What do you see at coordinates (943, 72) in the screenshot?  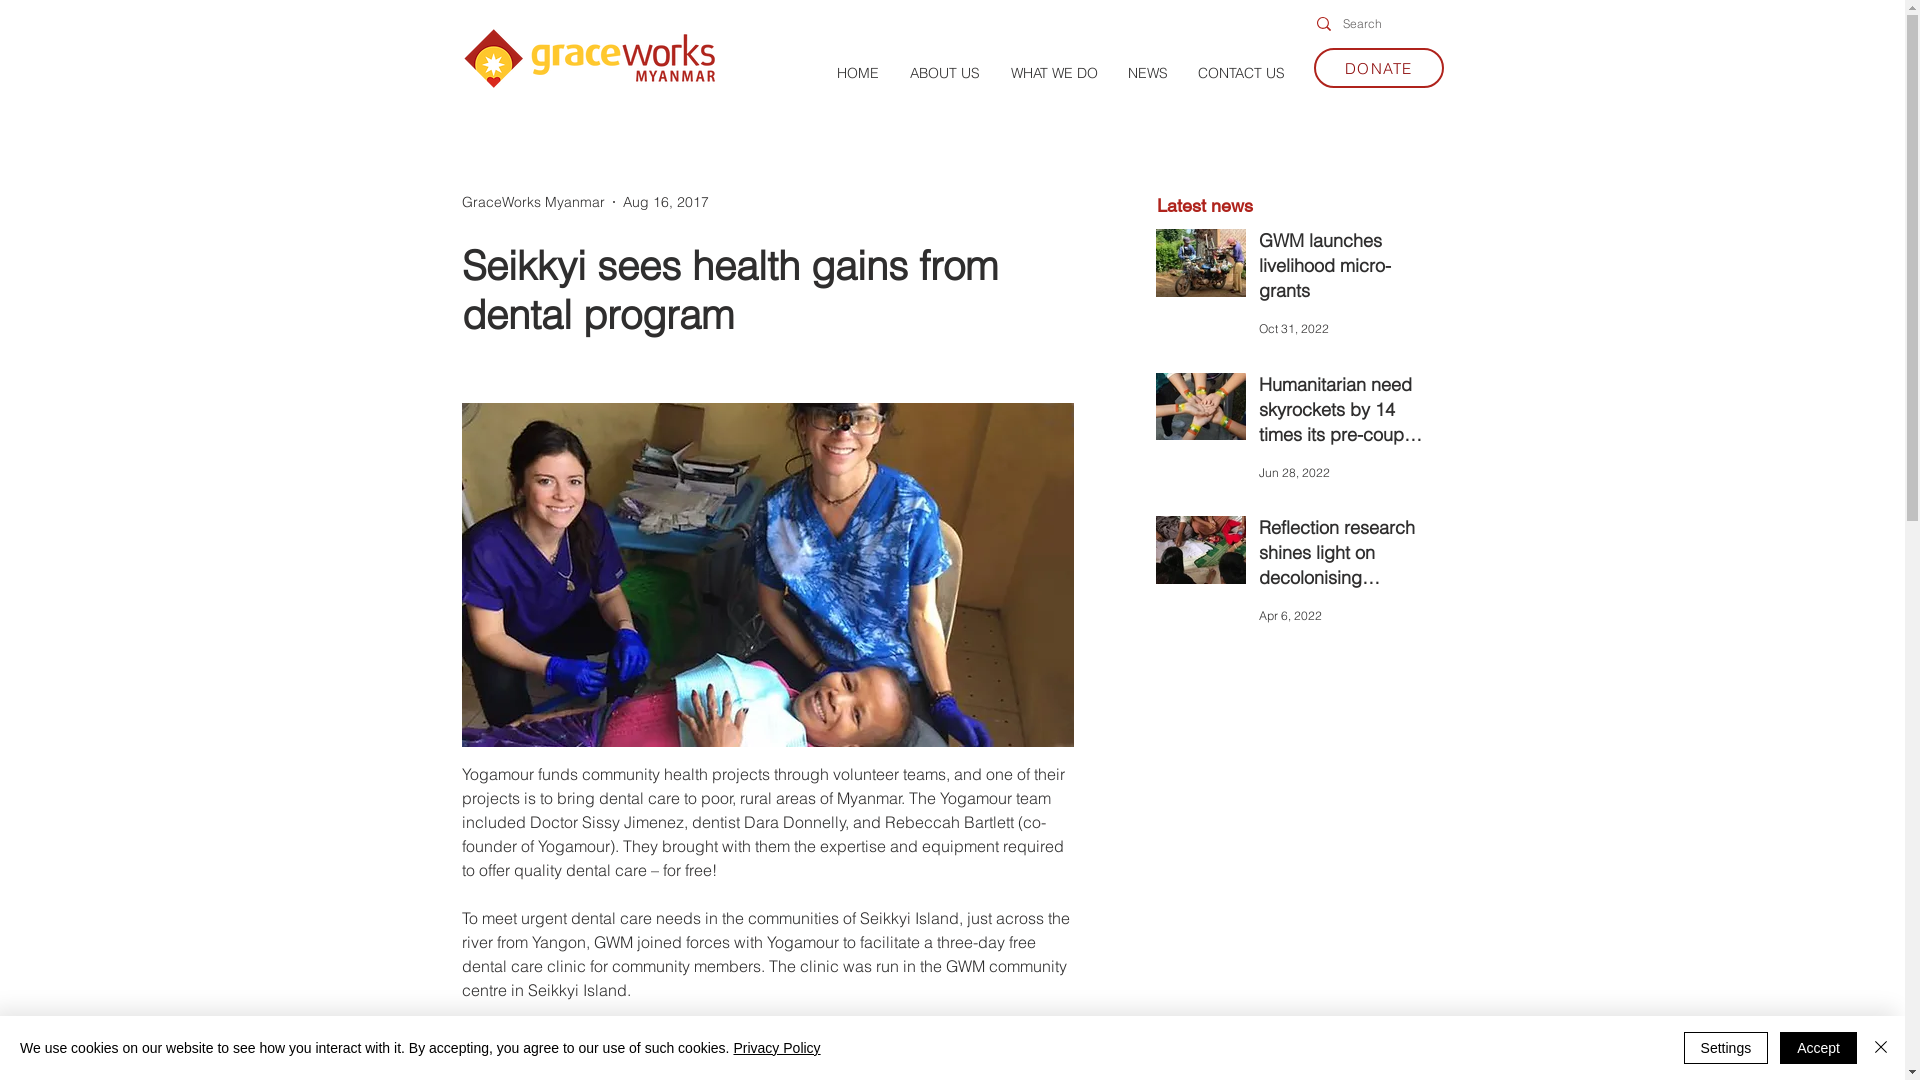 I see `'ABOUT US'` at bounding box center [943, 72].